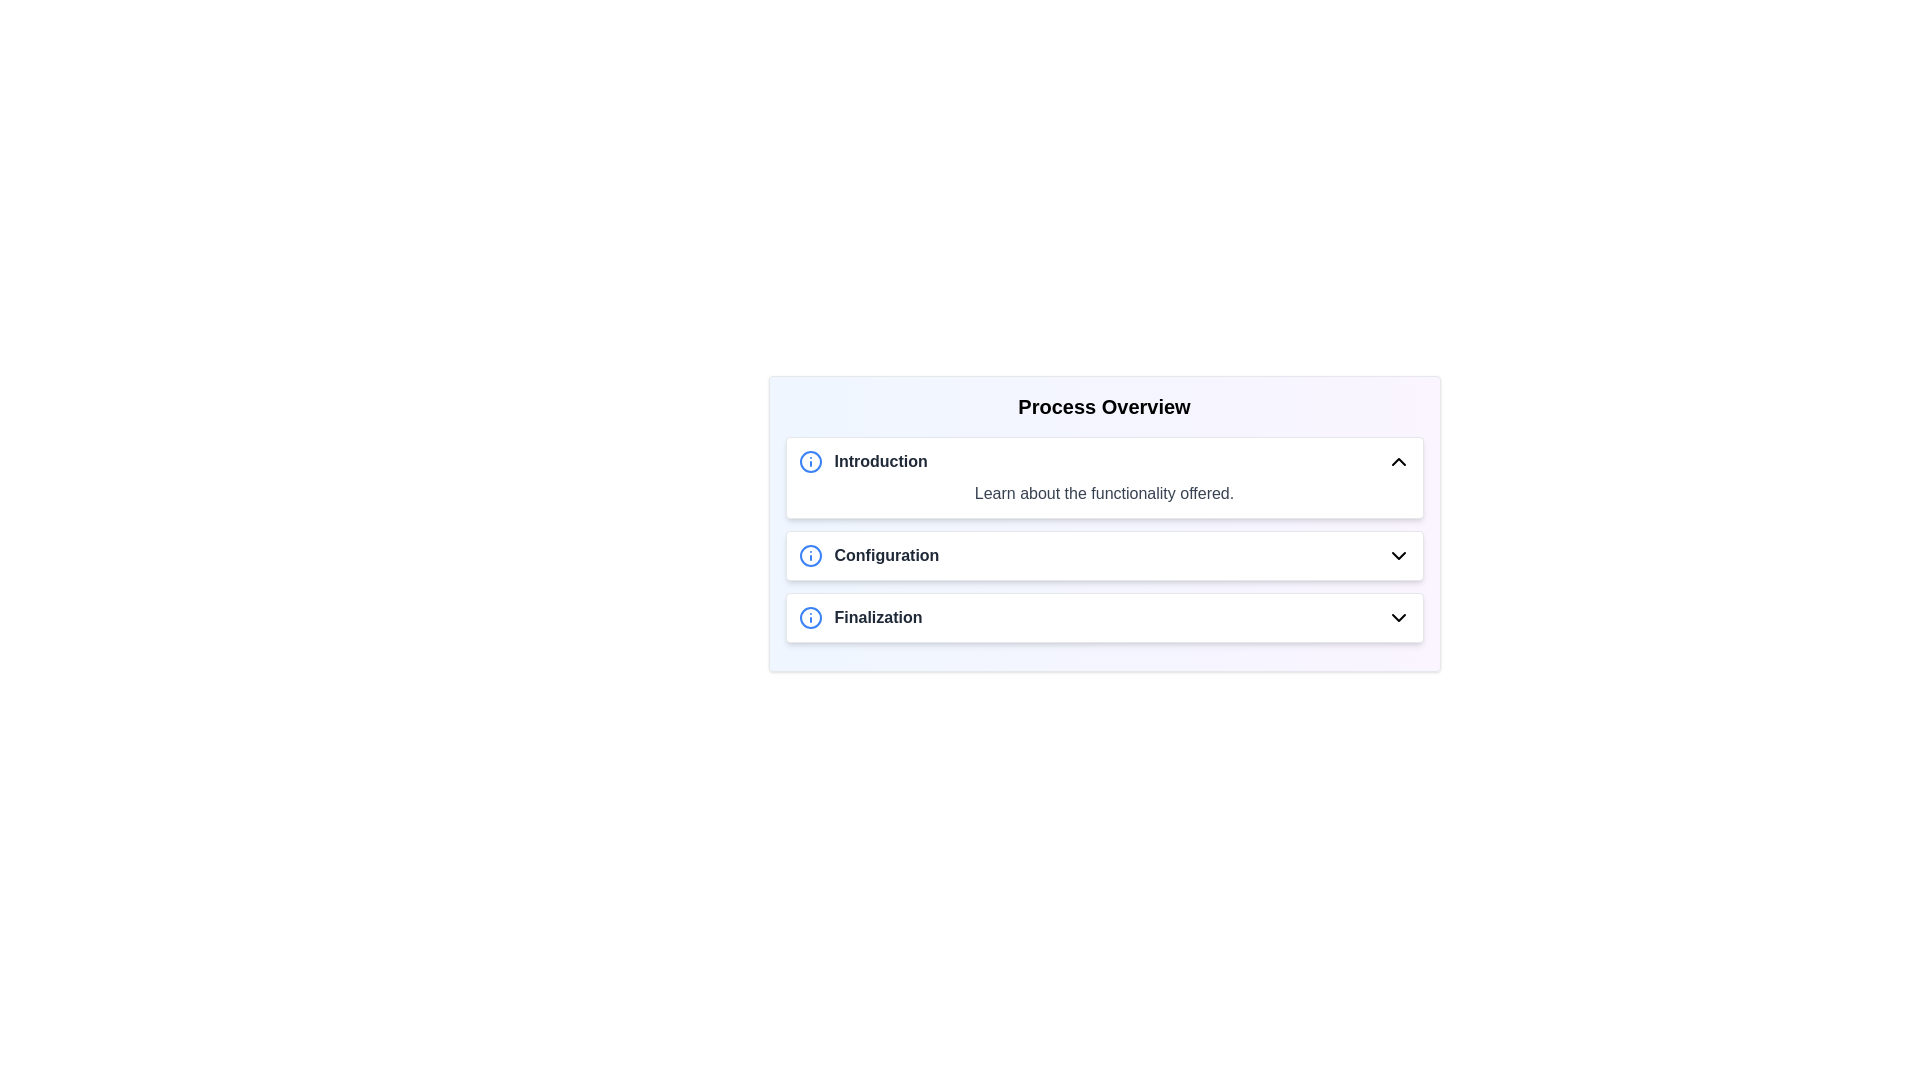  Describe the element at coordinates (885, 555) in the screenshot. I see `the Text label that serves as the title for a configuration section in the Process Overview panel, located beneath the 'Introduction' section and above the 'Finalization' section` at that location.